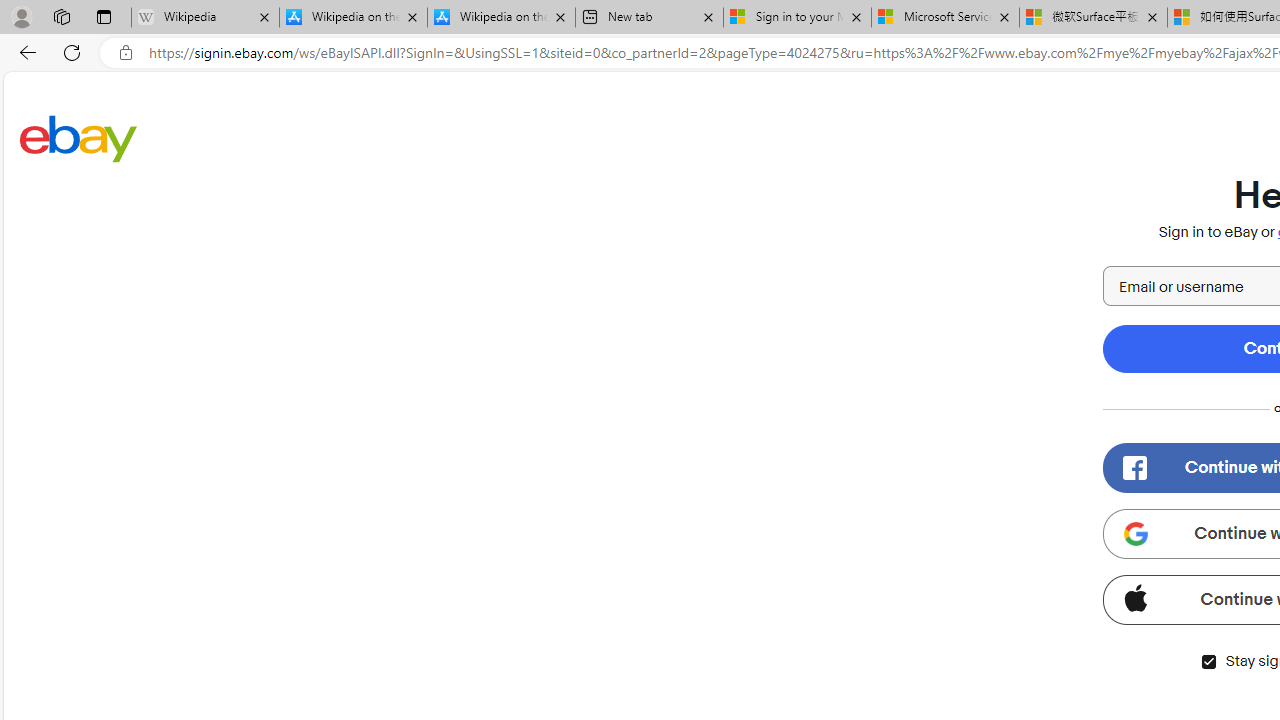  Describe the element at coordinates (797, 17) in the screenshot. I see `'Sign in to your Microsoft account'` at that location.